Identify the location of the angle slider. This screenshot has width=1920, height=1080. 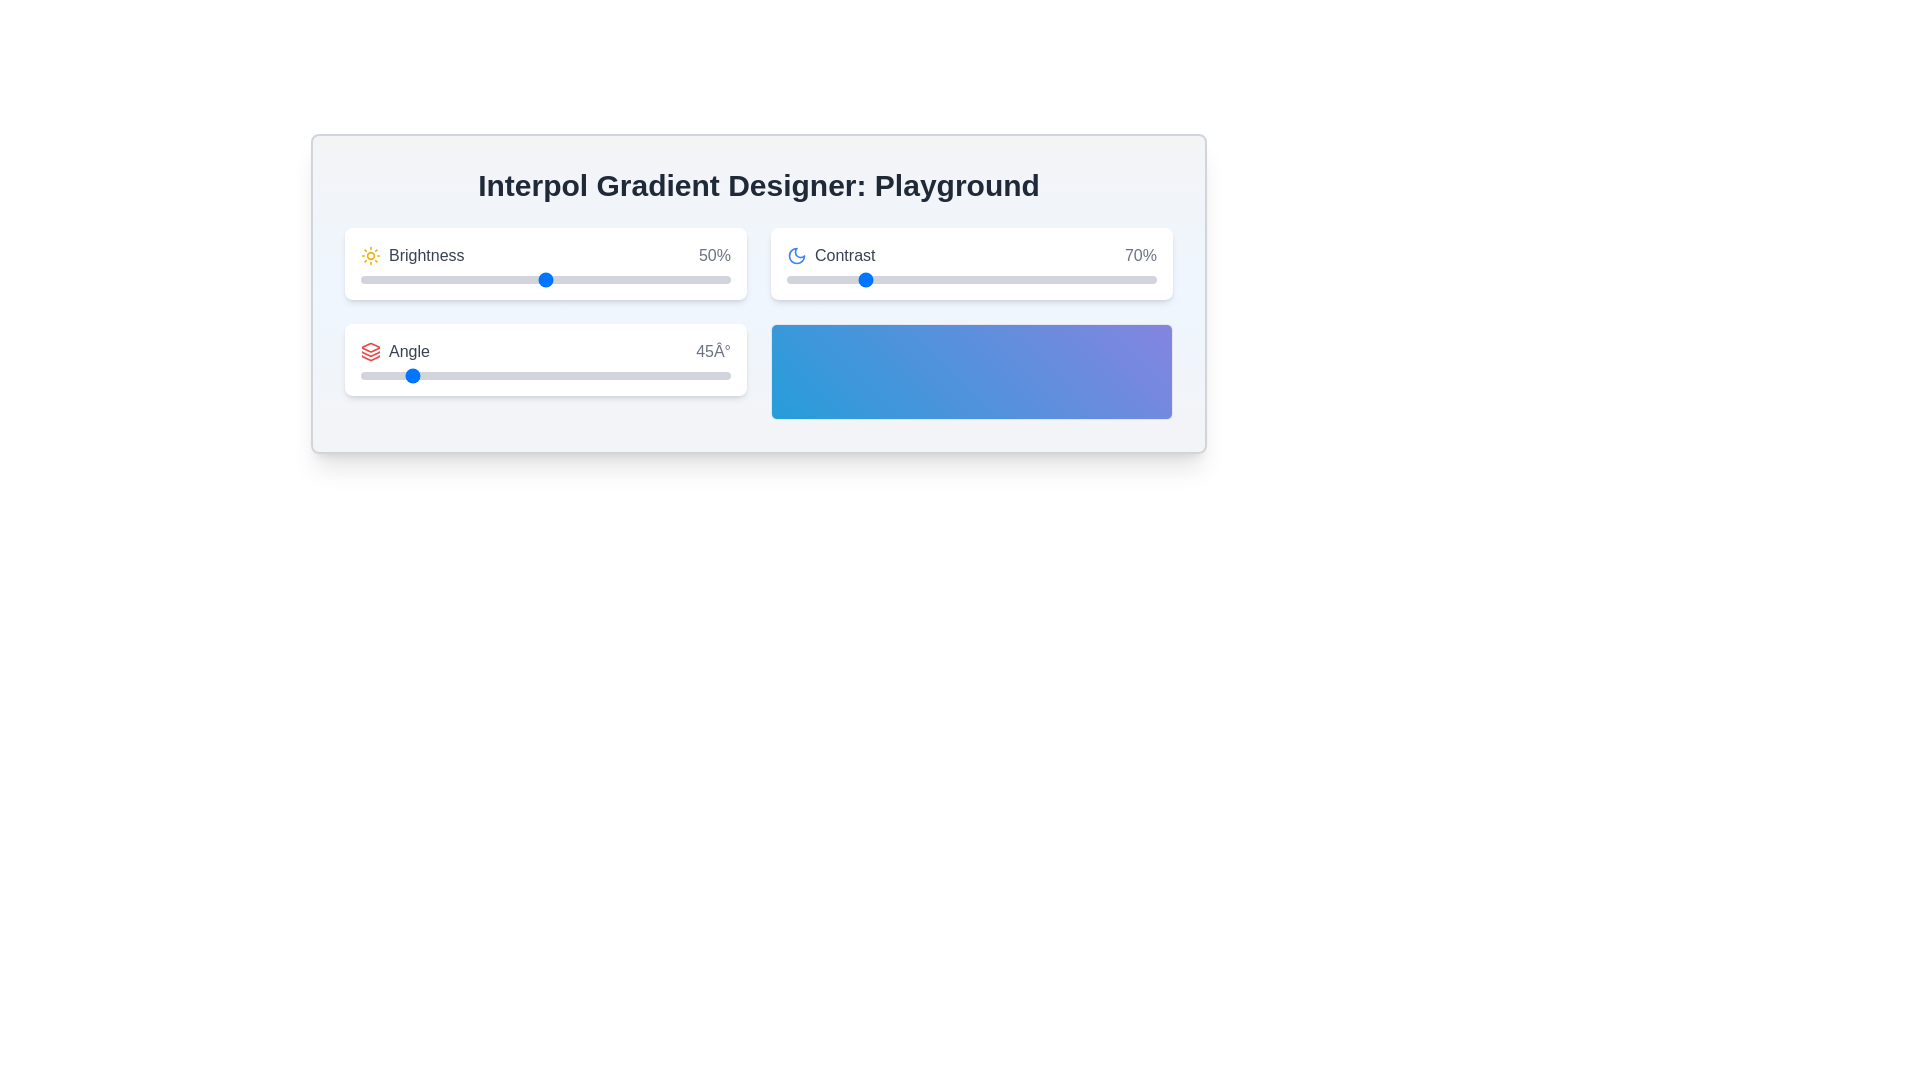
(675, 375).